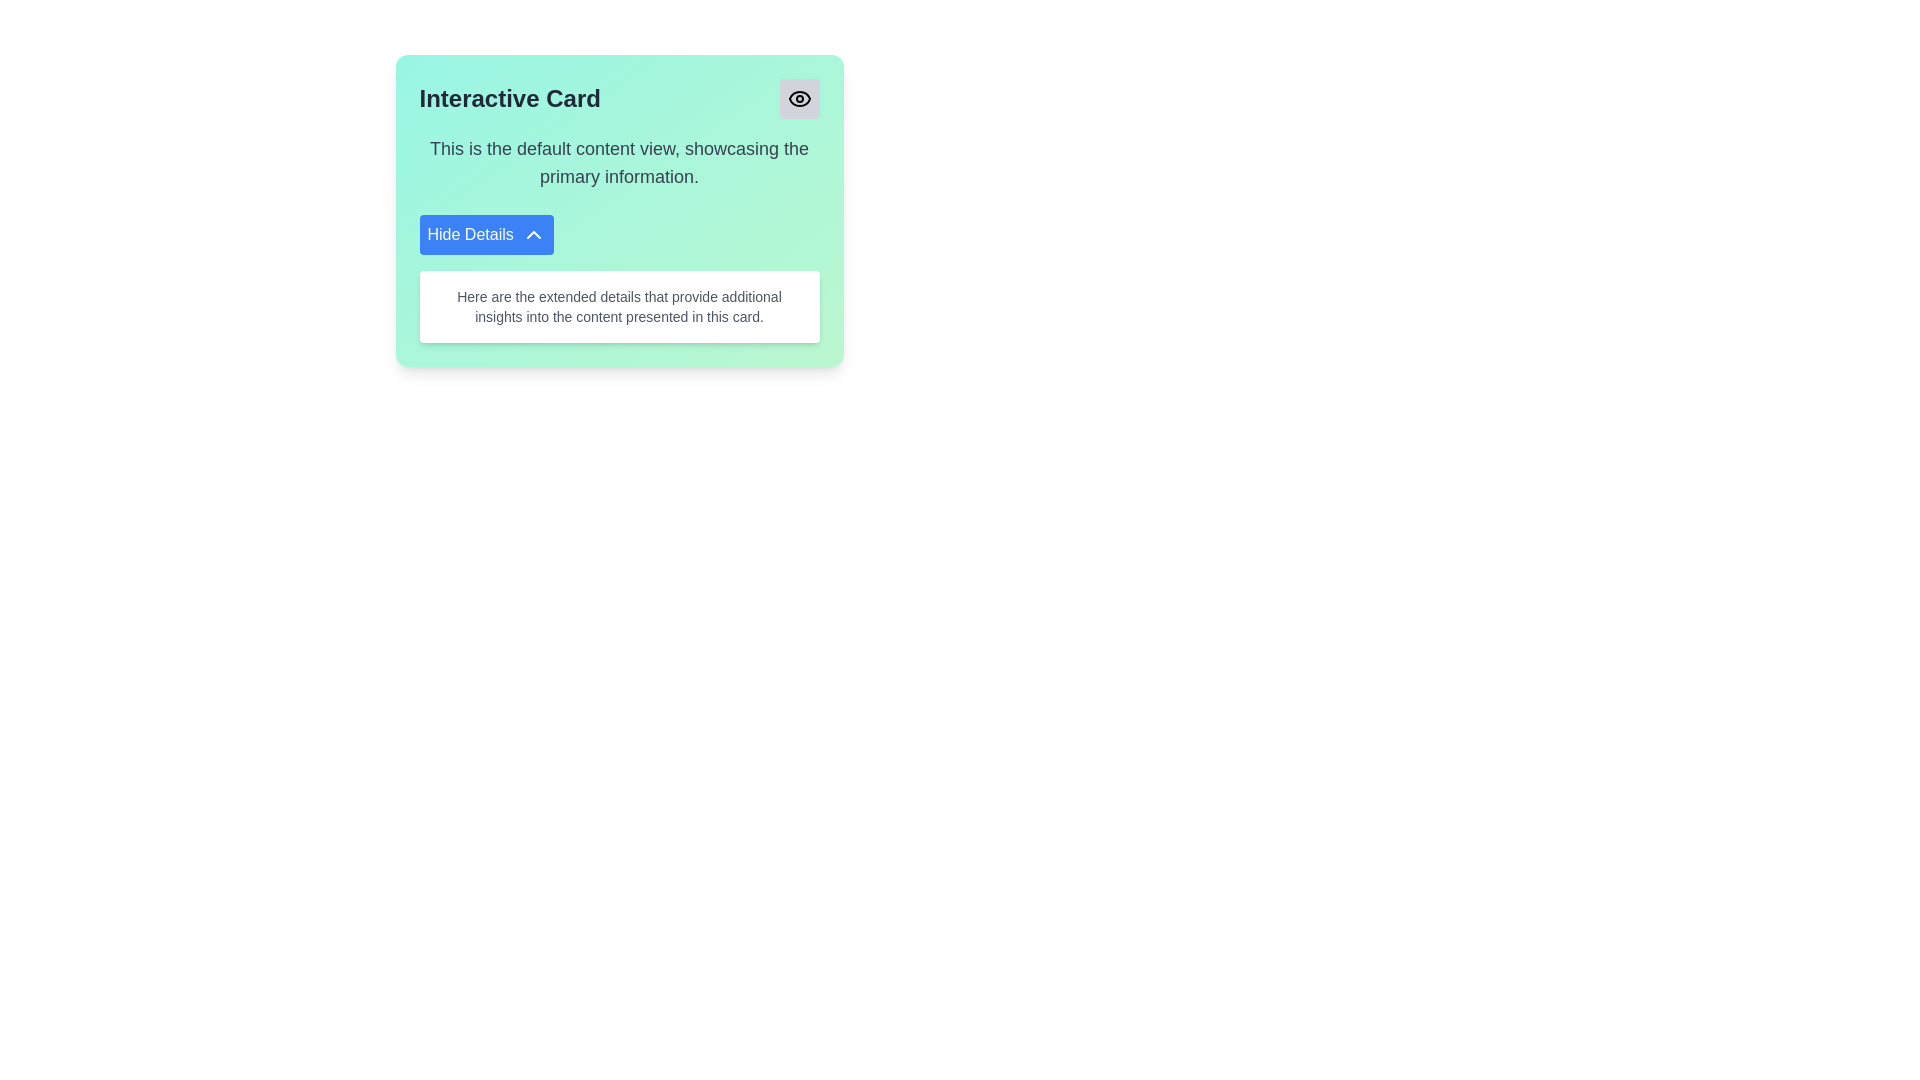 Image resolution: width=1920 pixels, height=1080 pixels. What do you see at coordinates (469, 234) in the screenshot?
I see `text 'Hide Details' embedded in the button that is positioned below the header 'Interactive Card' and to the left of a chevron icon` at bounding box center [469, 234].